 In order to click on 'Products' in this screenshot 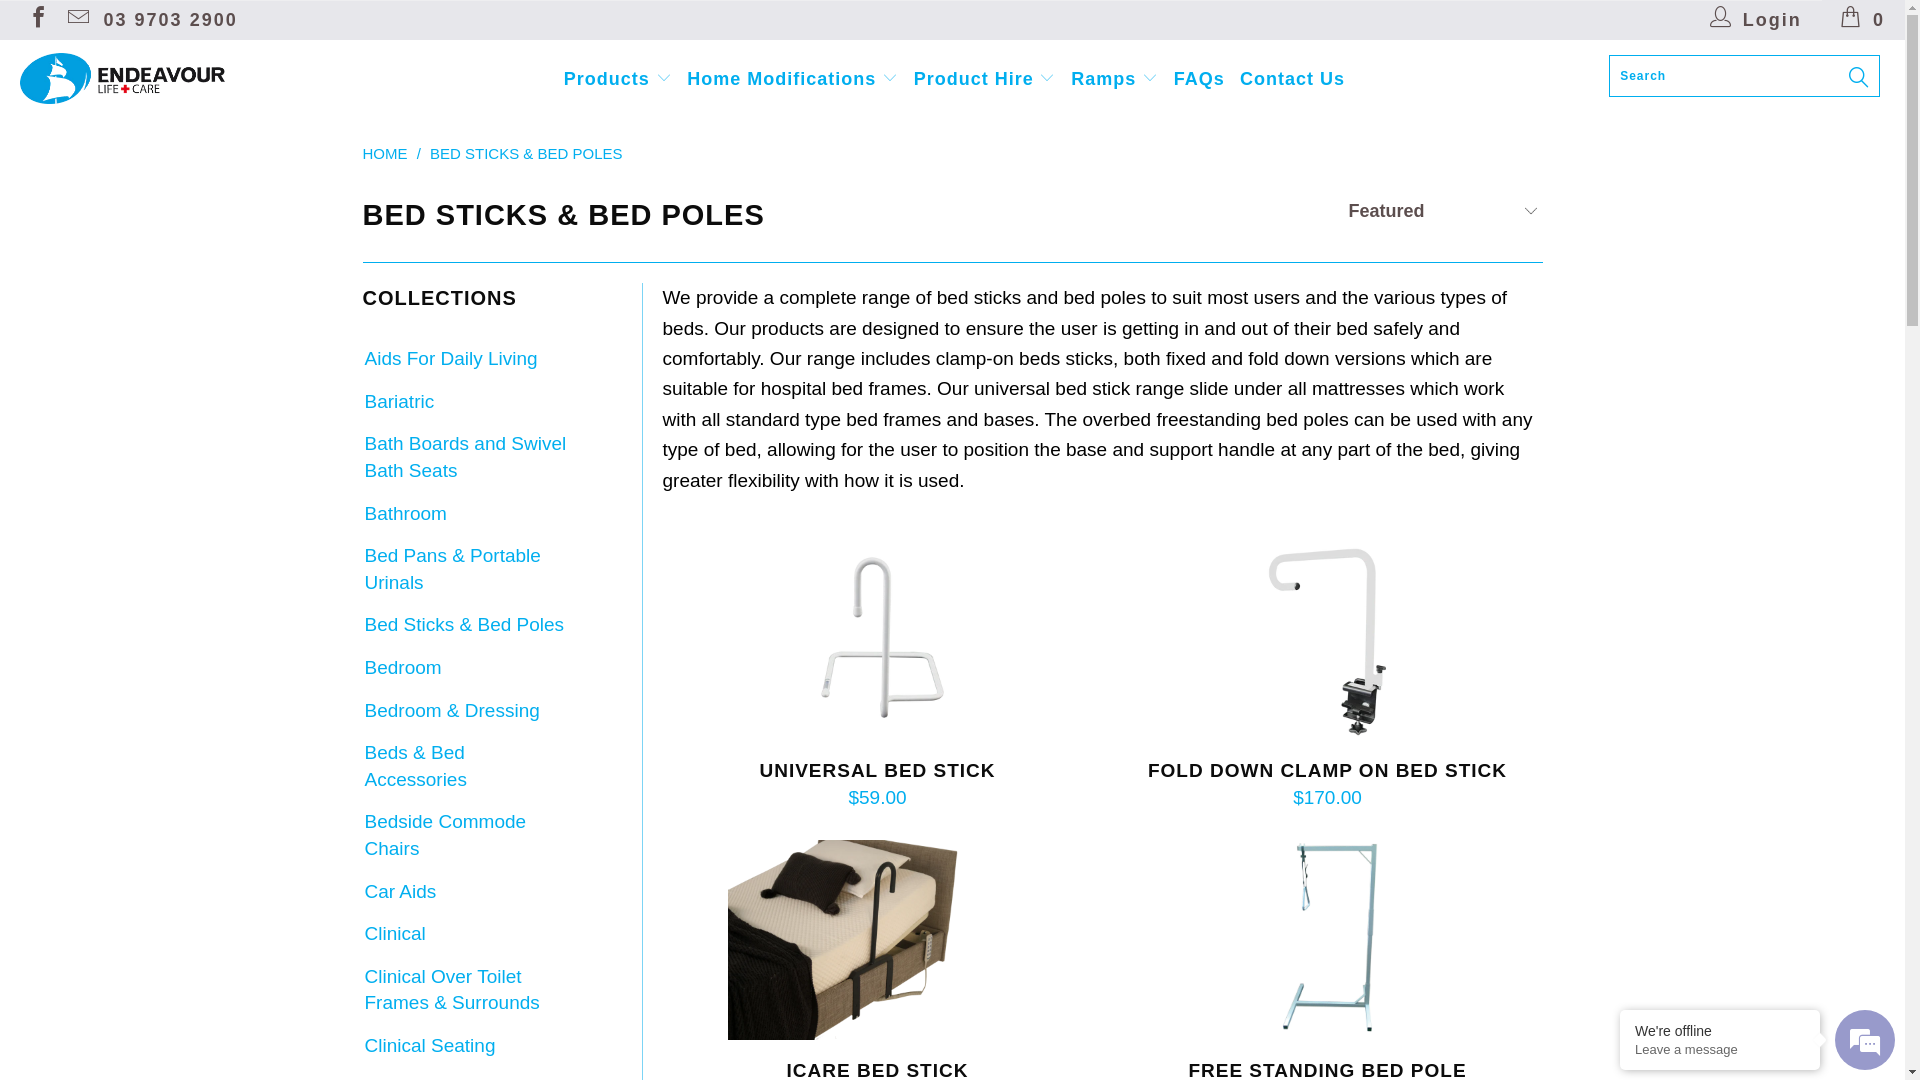, I will do `click(617, 77)`.